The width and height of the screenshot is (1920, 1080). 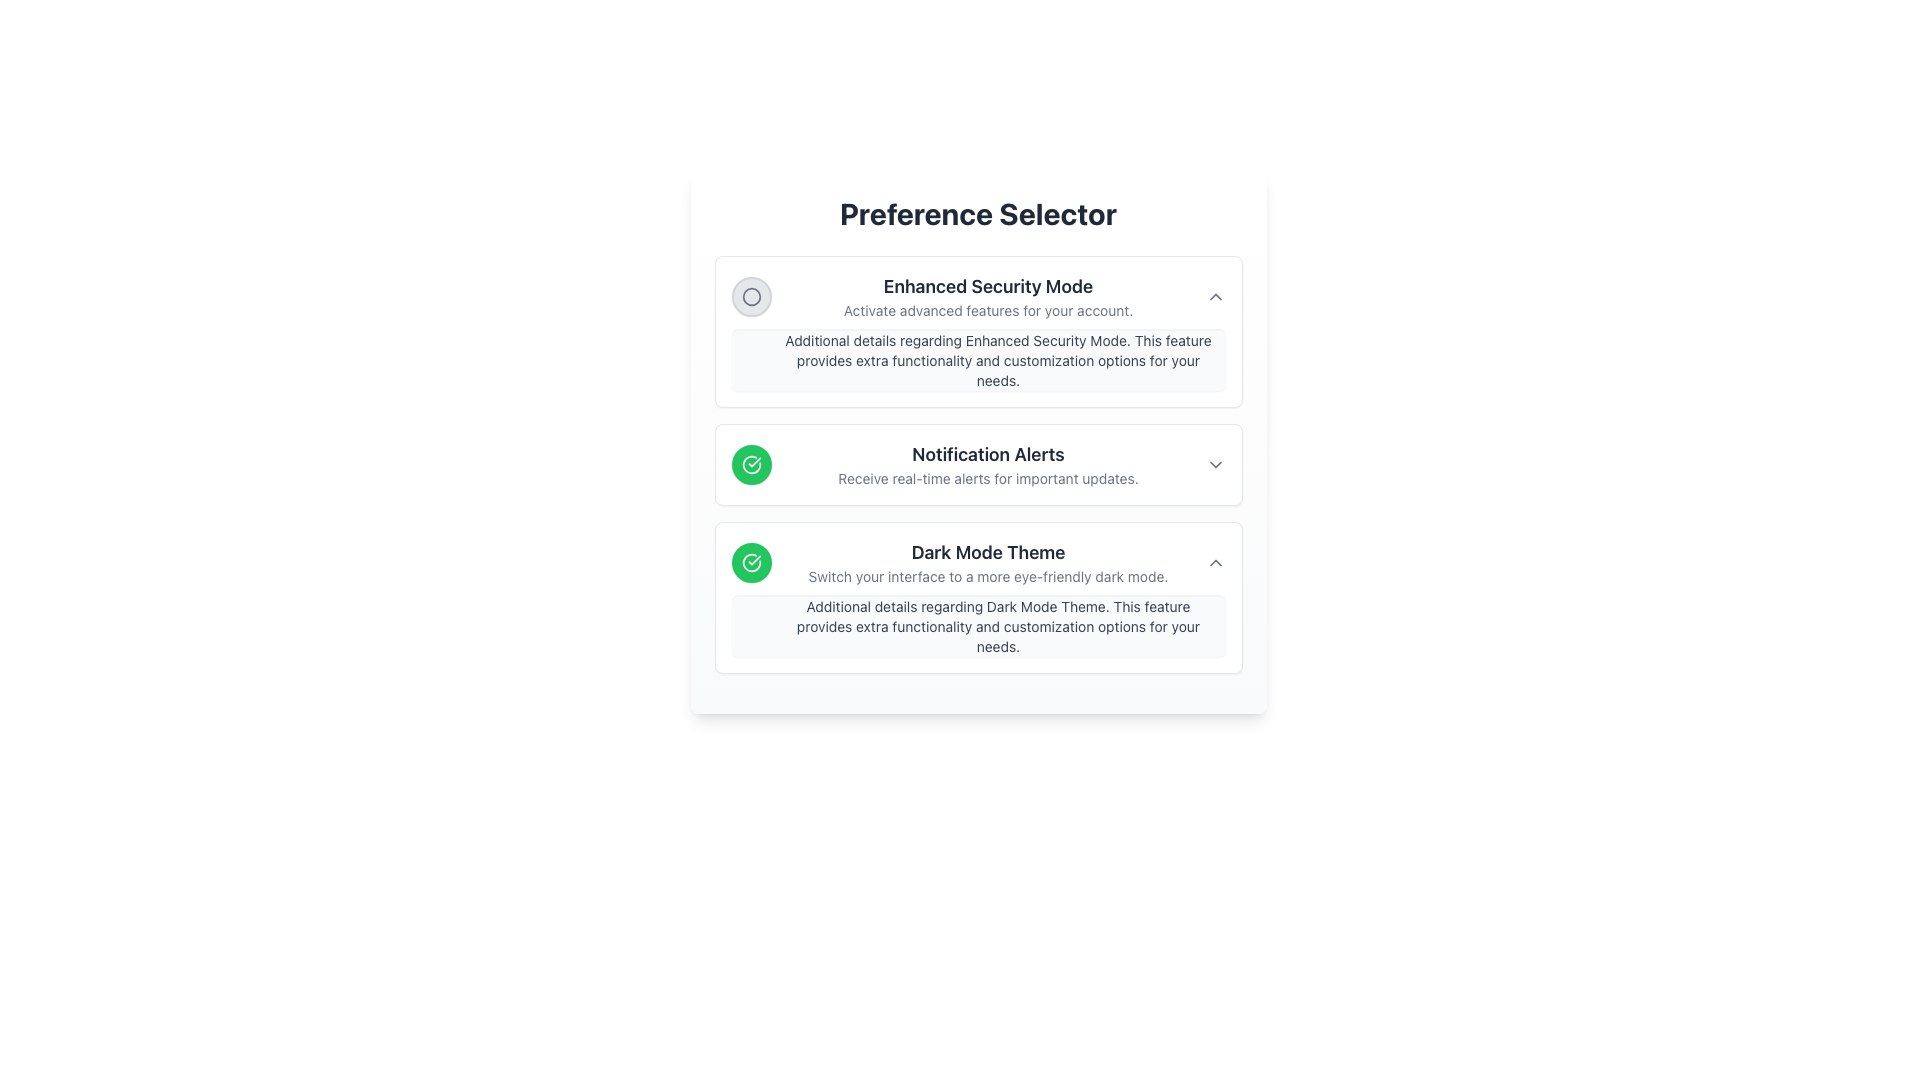 I want to click on the style or status of the Notification Alerts icon located to the left of the descriptive text indicating real-time update notifications, so click(x=750, y=563).